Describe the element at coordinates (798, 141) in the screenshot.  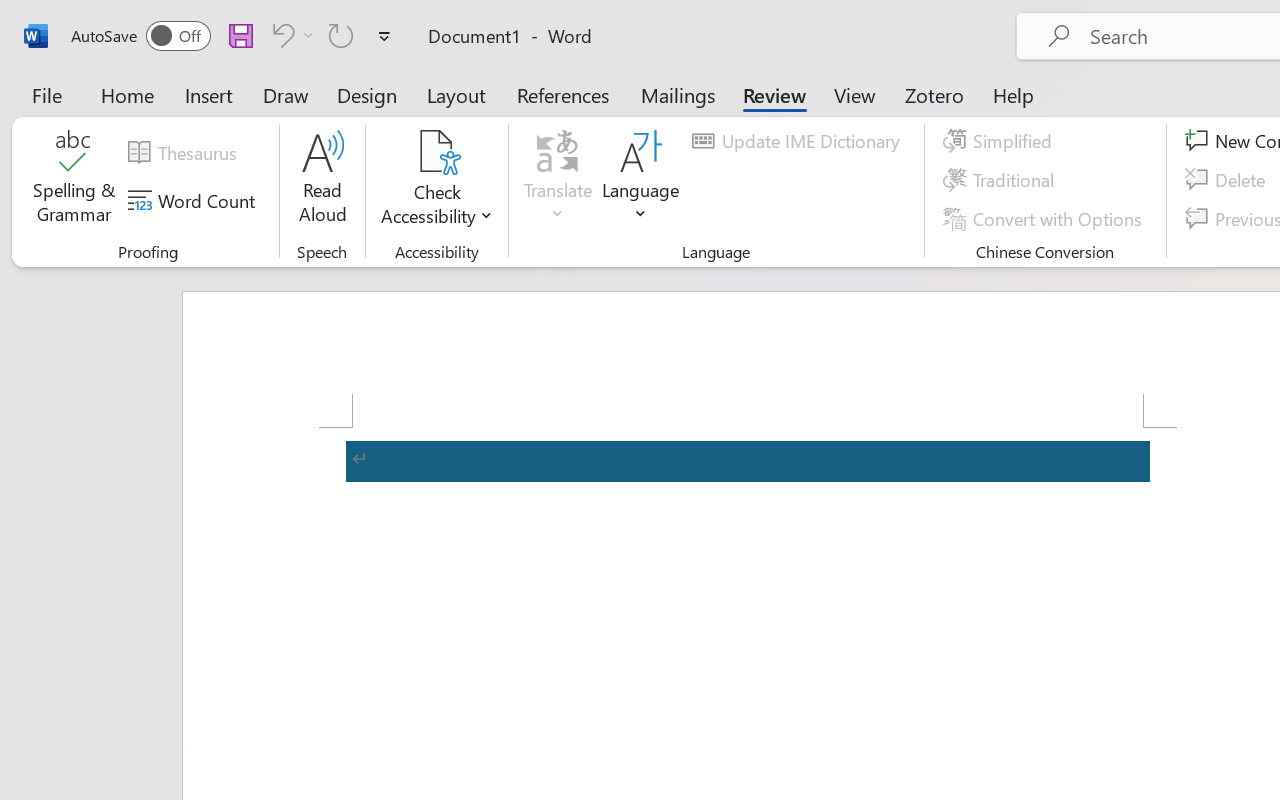
I see `'Update IME Dictionary...'` at that location.